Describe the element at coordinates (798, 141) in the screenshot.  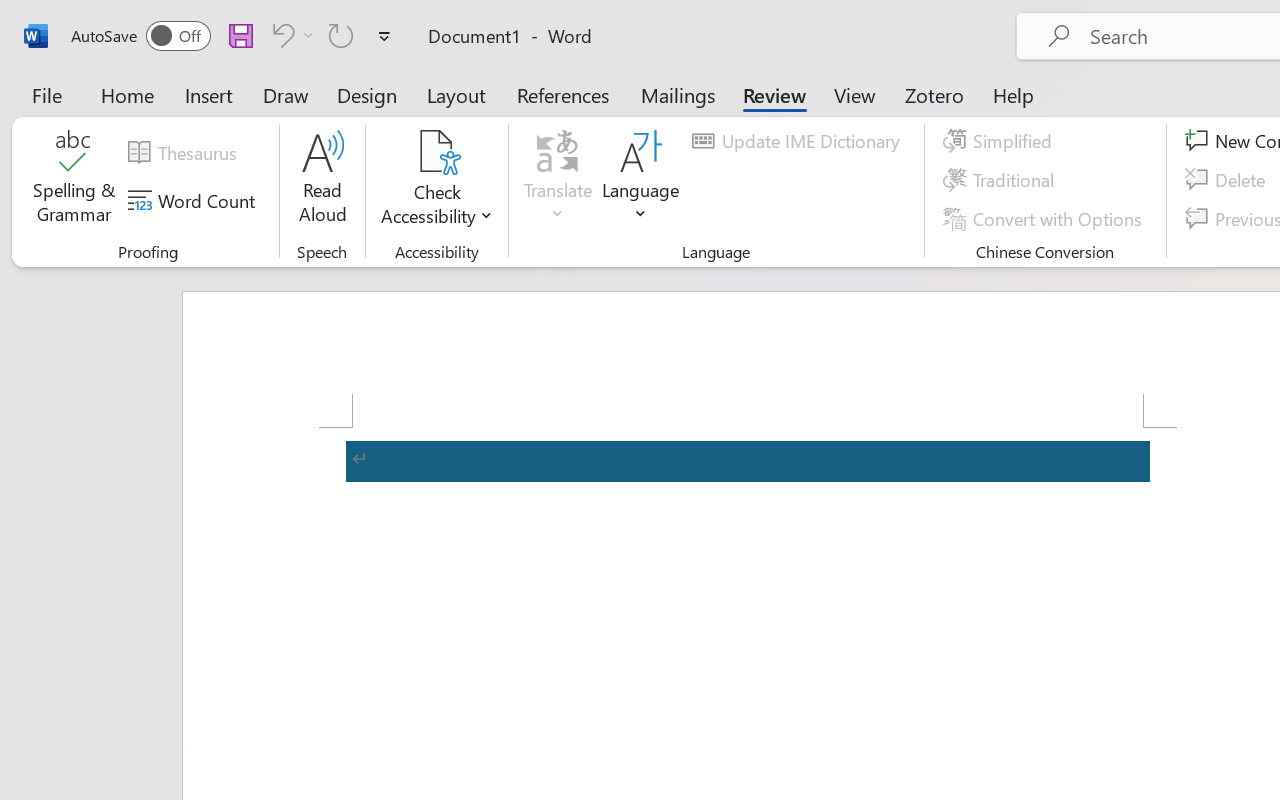
I see `'Update IME Dictionary...'` at that location.